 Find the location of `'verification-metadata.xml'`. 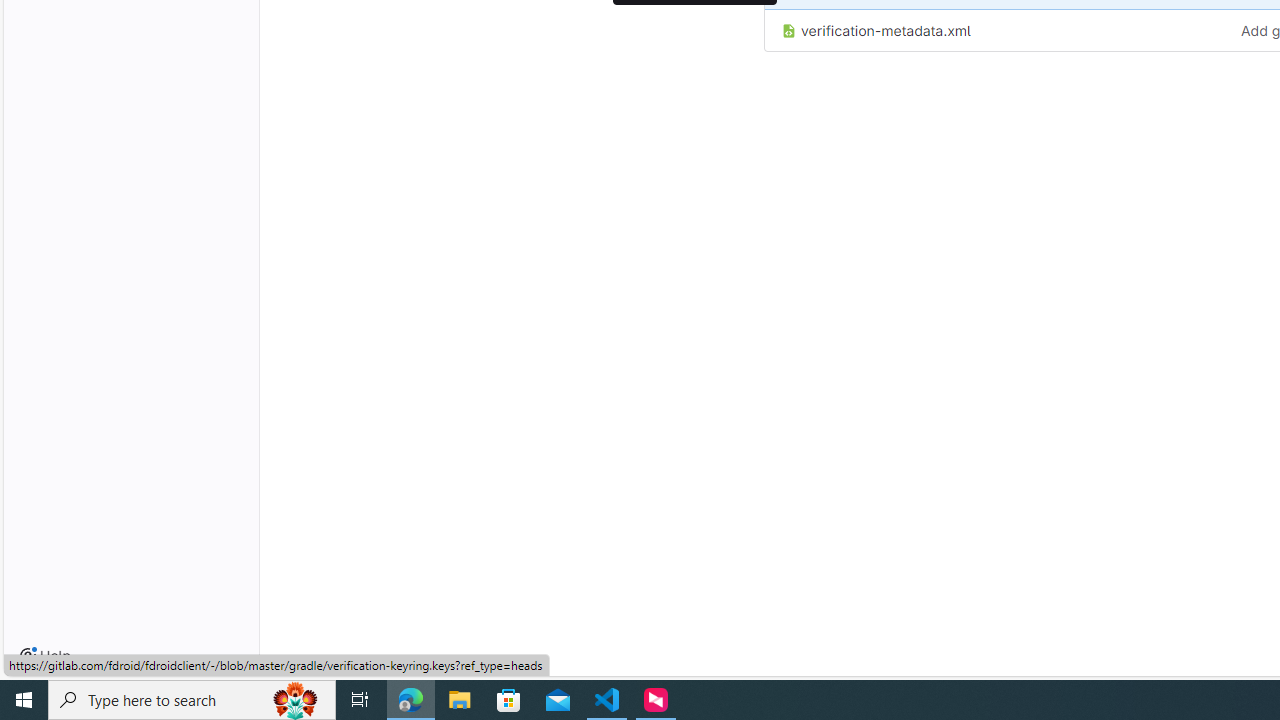

'verification-metadata.xml' is located at coordinates (995, 30).